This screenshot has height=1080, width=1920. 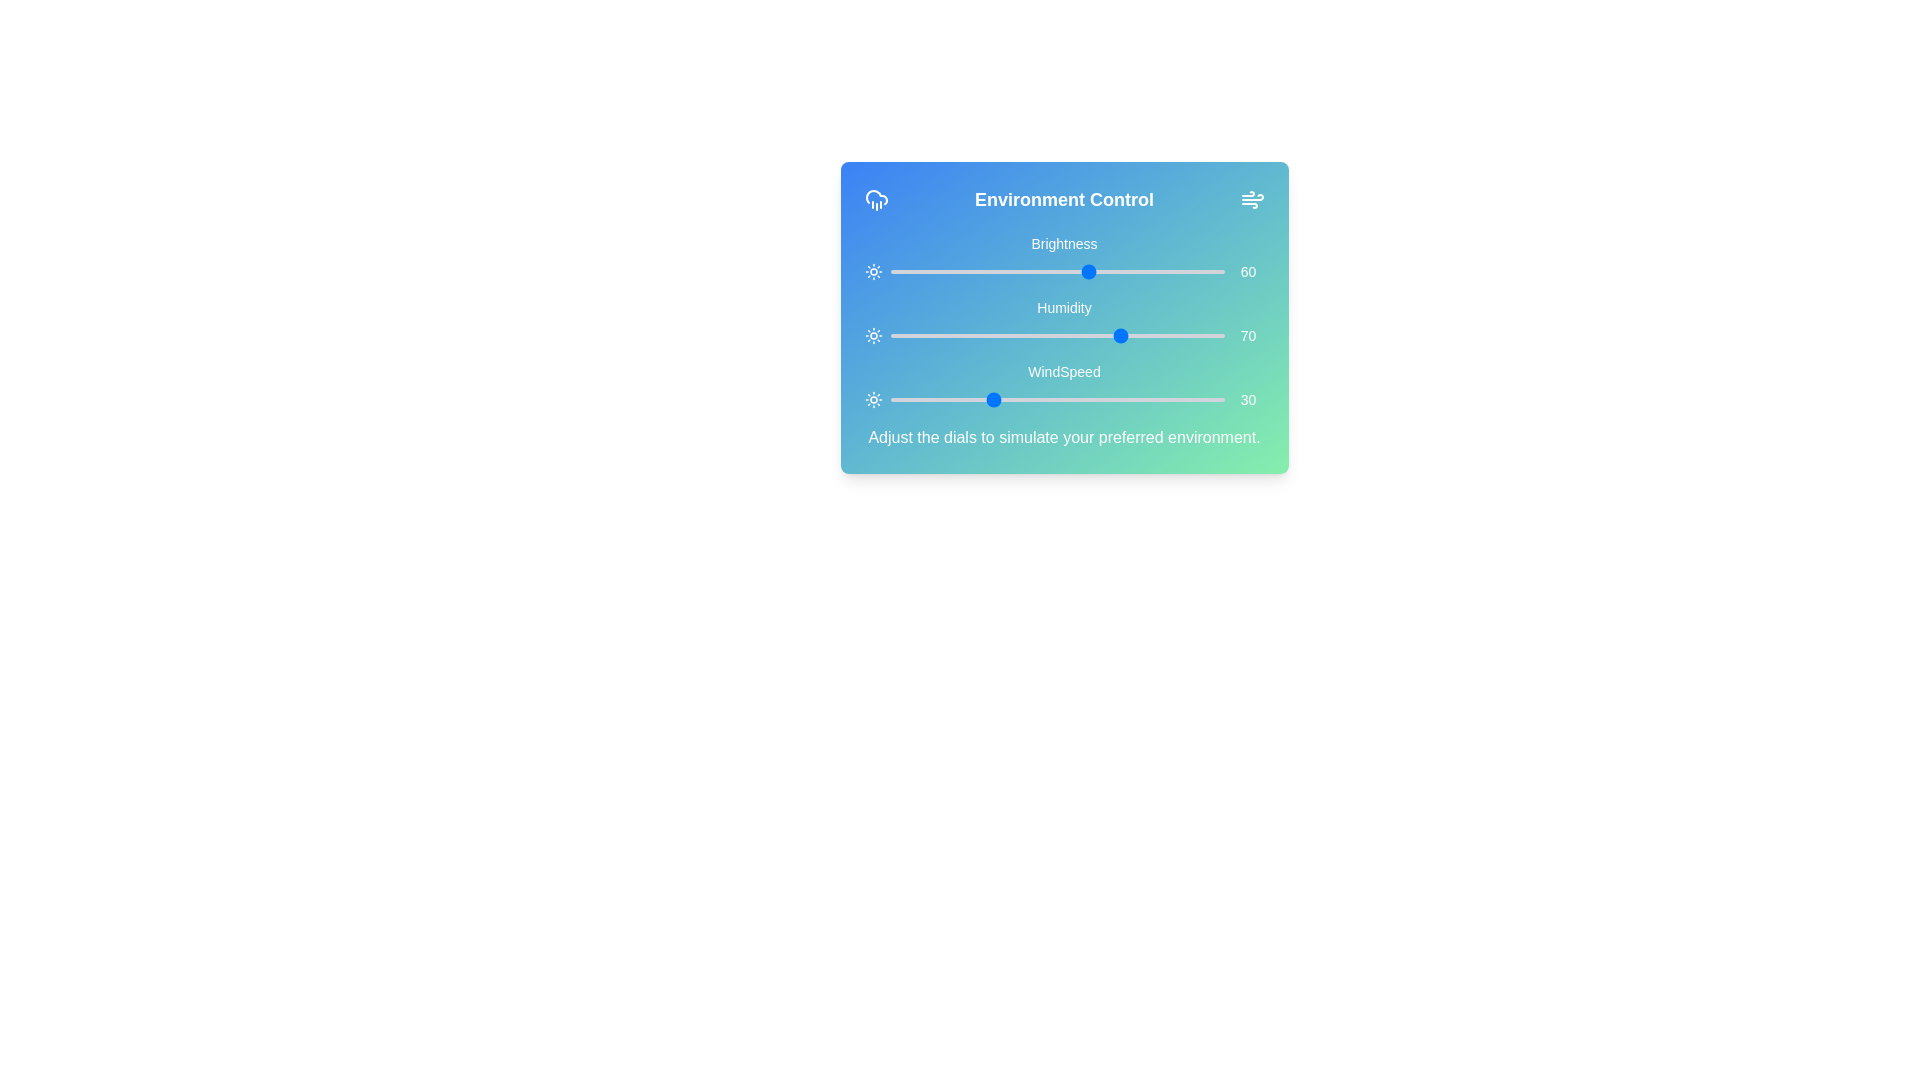 What do you see at coordinates (1056, 272) in the screenshot?
I see `the brightness slider to observe any hover effects` at bounding box center [1056, 272].